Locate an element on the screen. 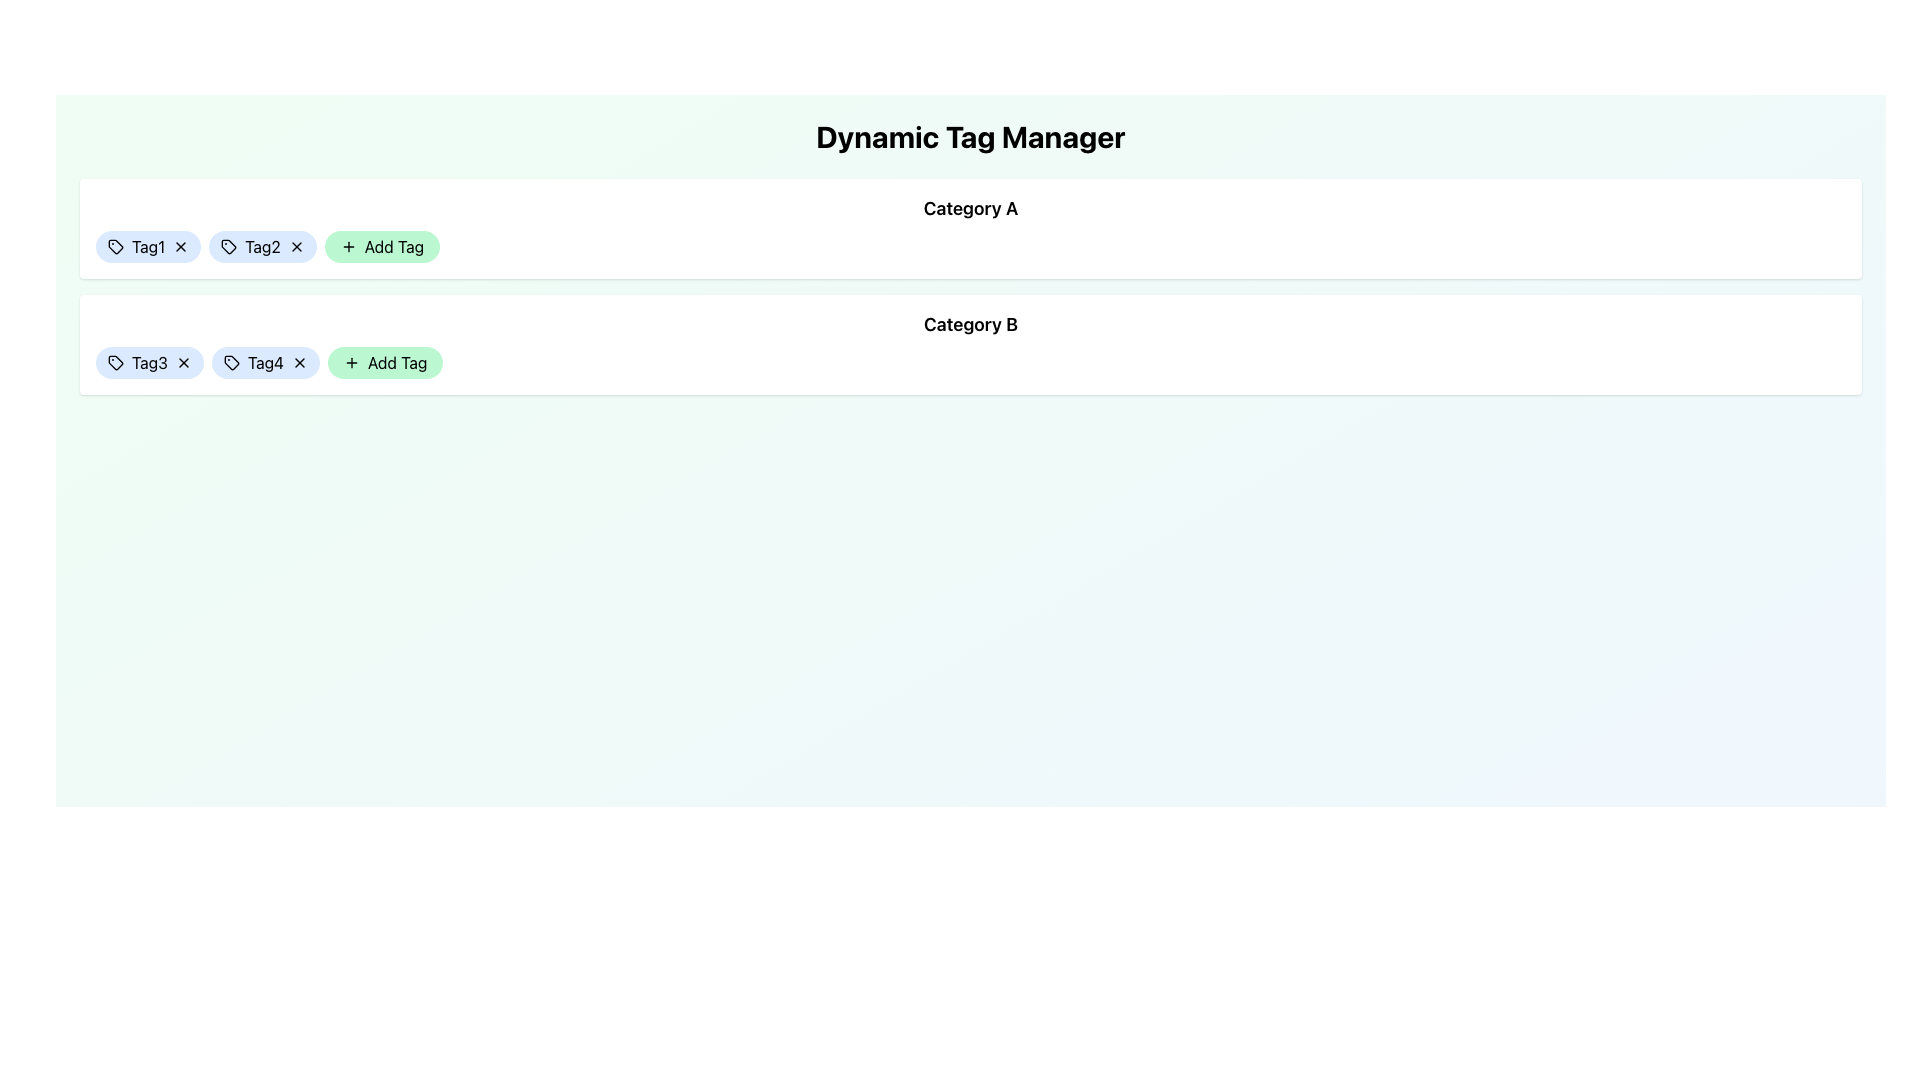 The height and width of the screenshot is (1080, 1920). the displayed text of the first tag label located under the 'Category A' heading, positioned left of 'Tag2' and right of the tag icon is located at coordinates (147, 245).